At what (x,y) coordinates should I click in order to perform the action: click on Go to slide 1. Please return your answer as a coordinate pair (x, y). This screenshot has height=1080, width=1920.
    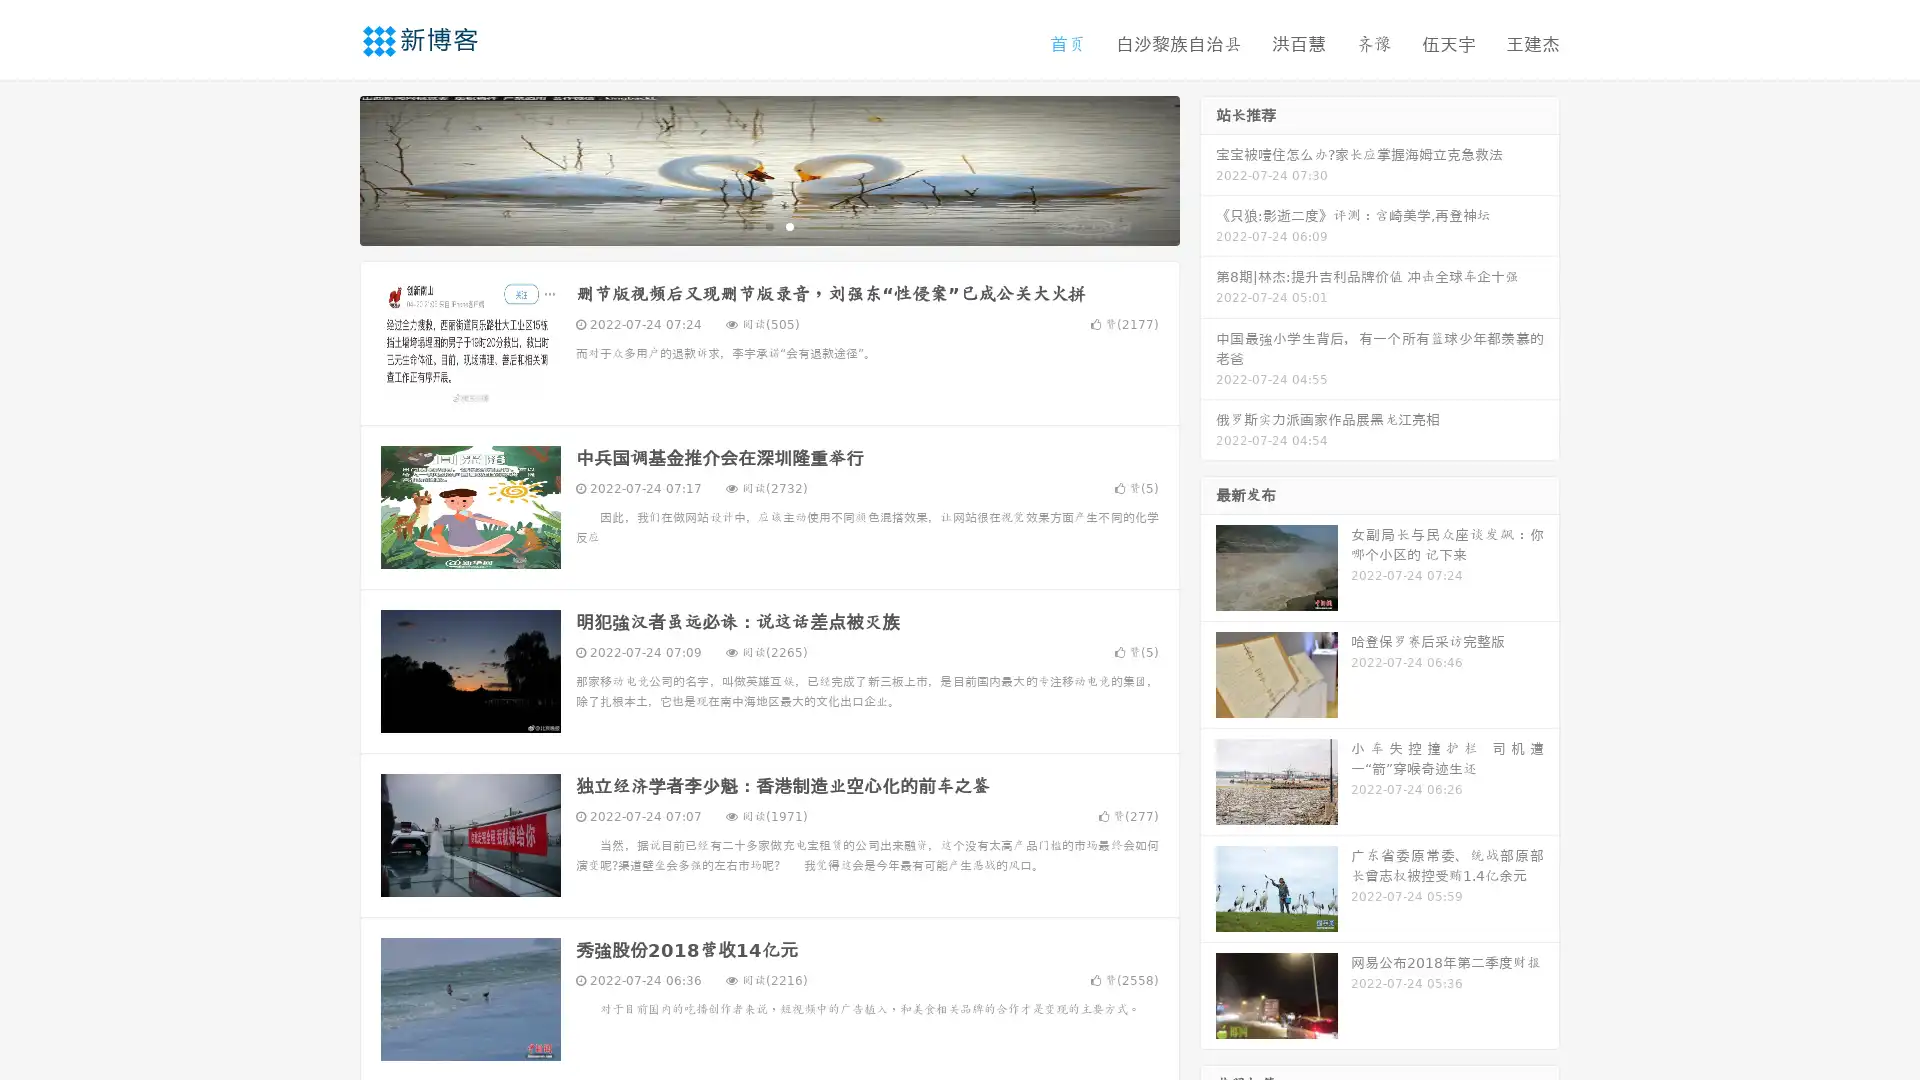
    Looking at the image, I should click on (748, 225).